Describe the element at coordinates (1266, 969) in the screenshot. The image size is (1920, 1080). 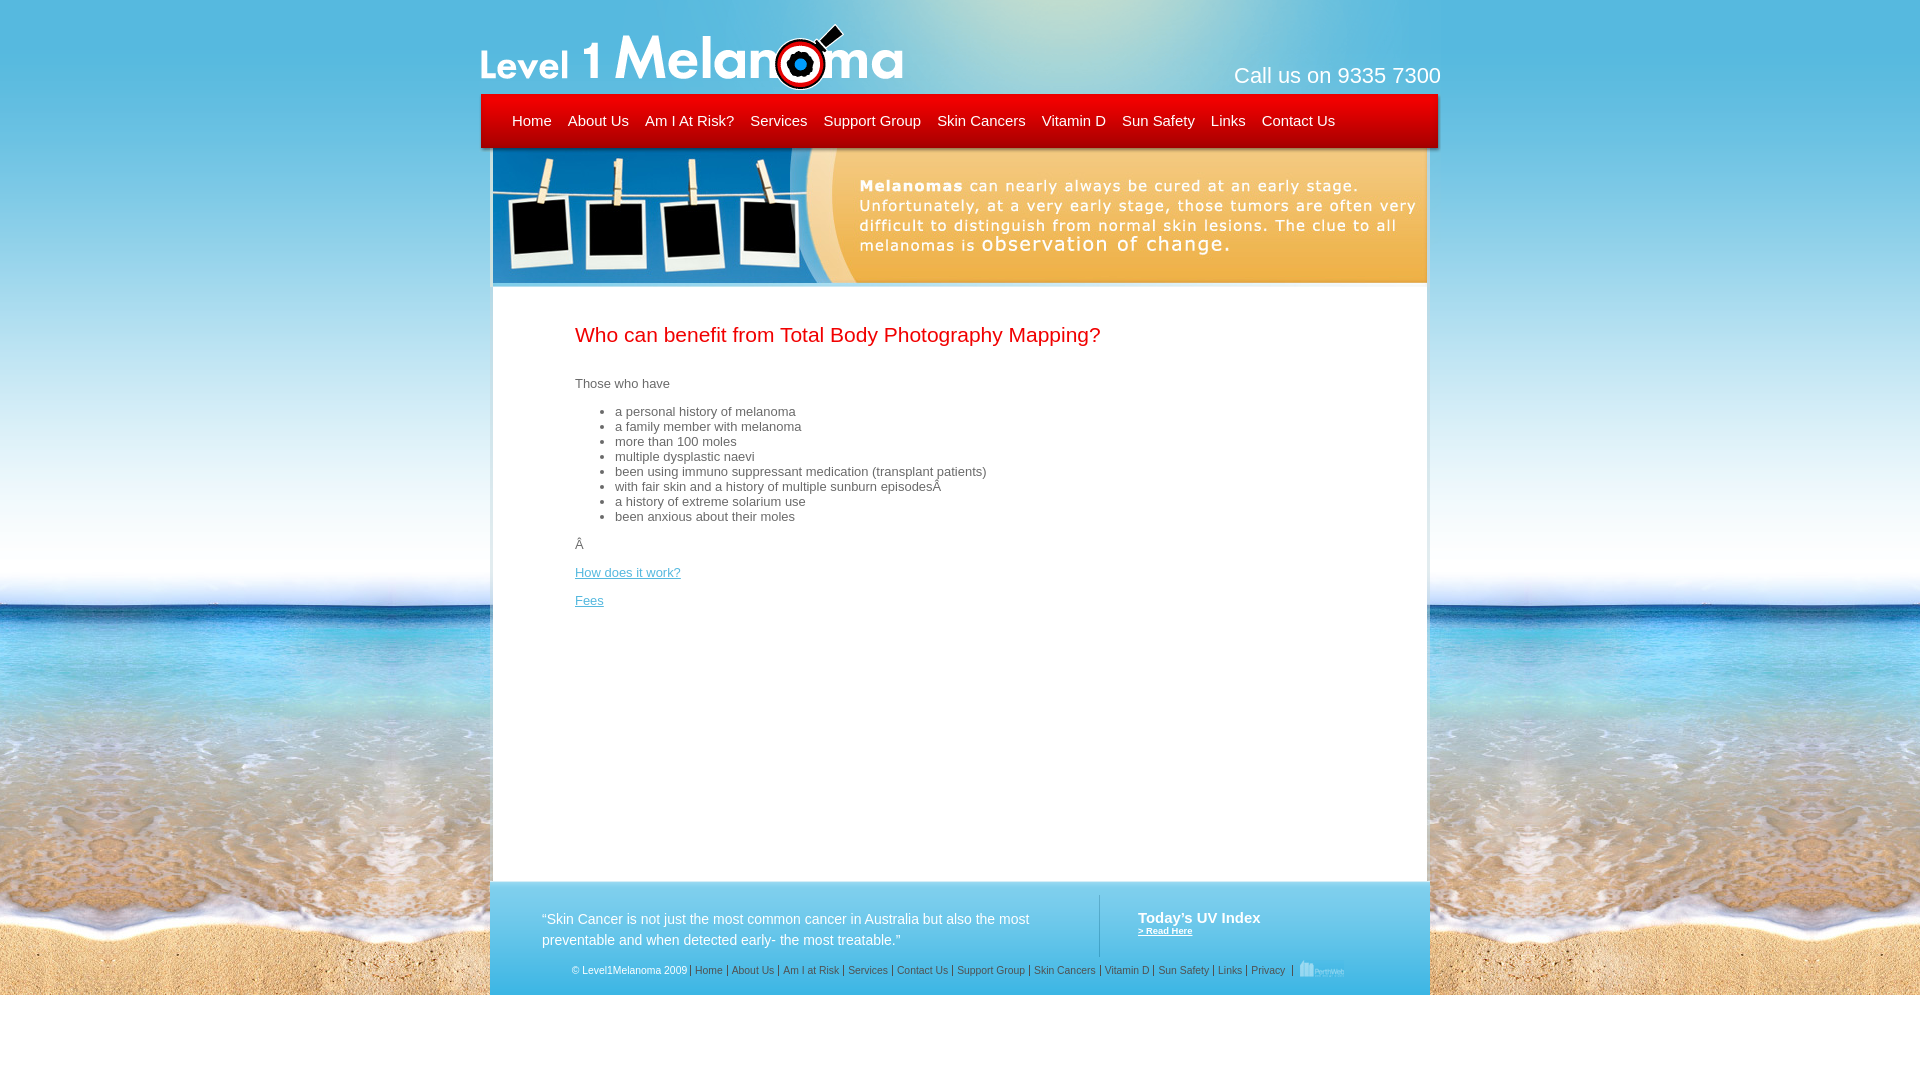
I see `'Privacy'` at that location.